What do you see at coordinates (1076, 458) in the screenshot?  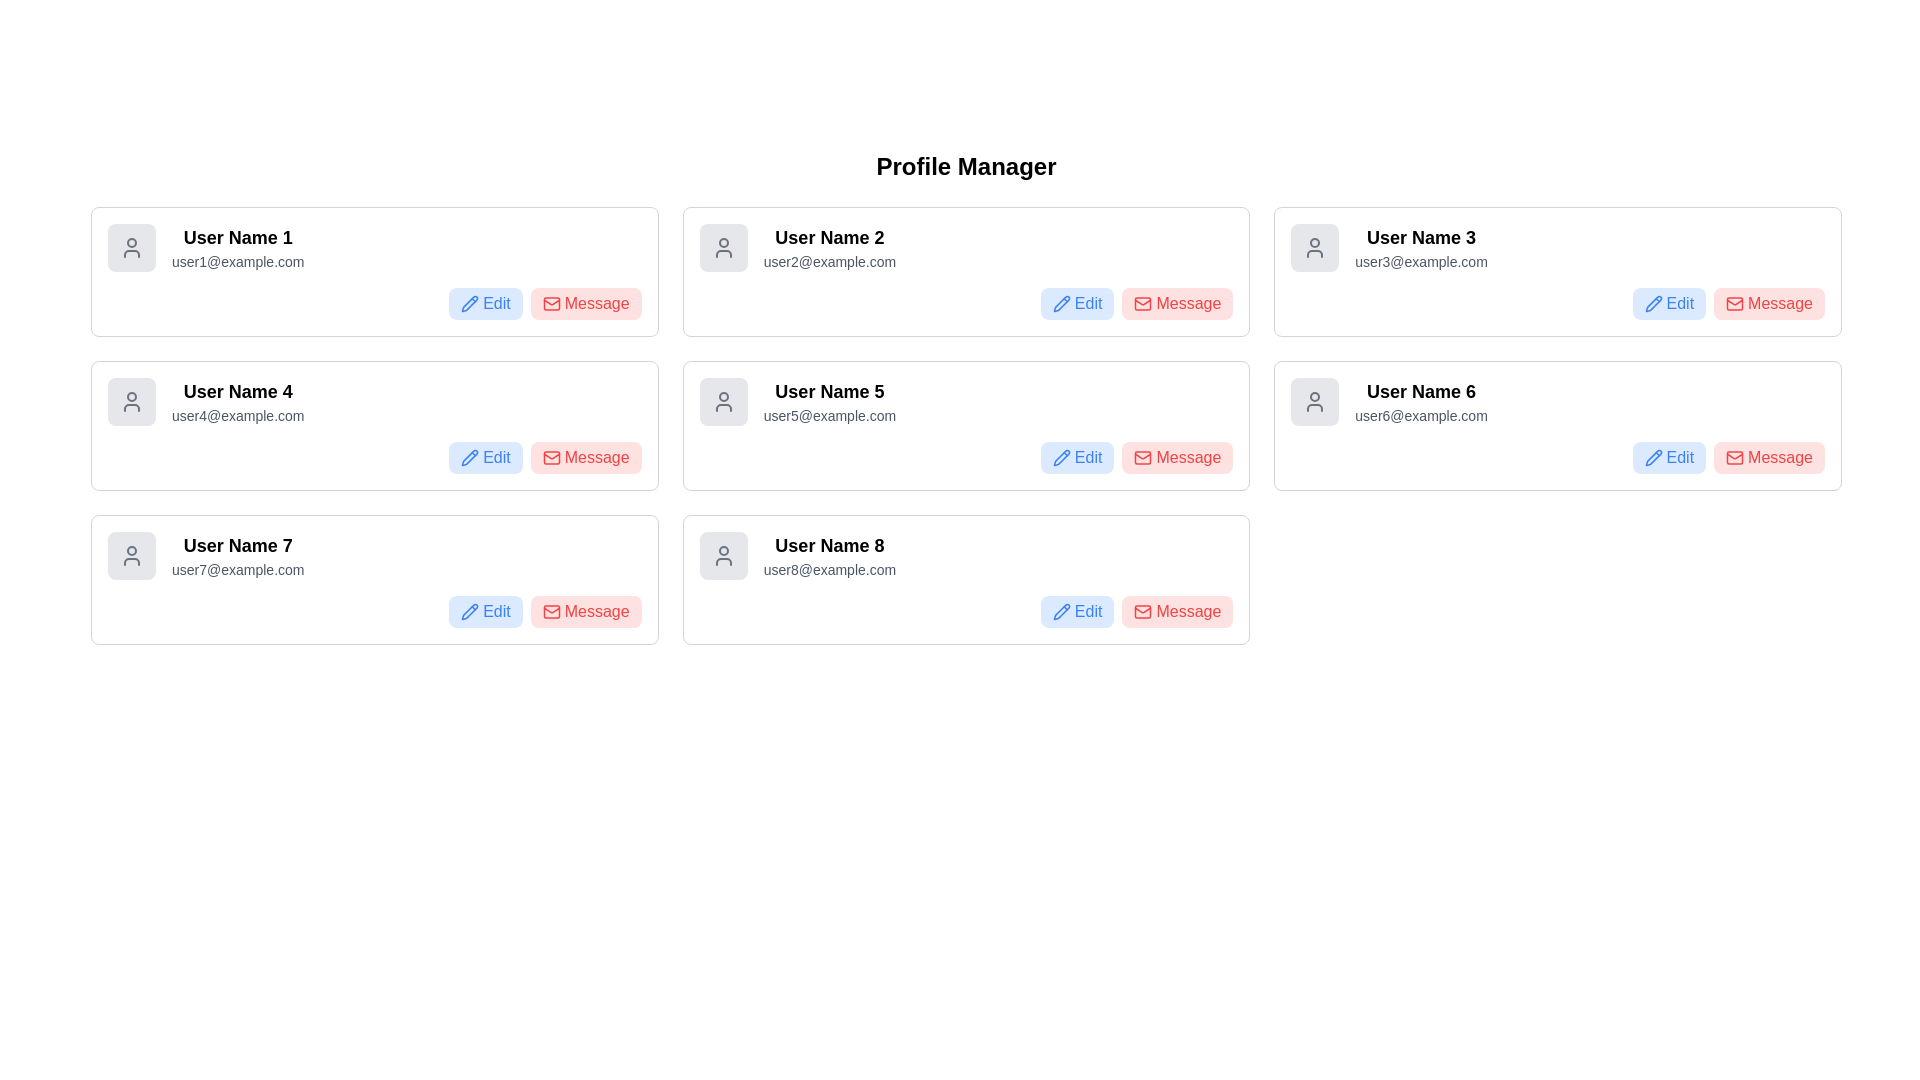 I see `the edit button located at the bottom-right corner of the card for 'User Name 5' to initiate the editing process for the user's details` at bounding box center [1076, 458].